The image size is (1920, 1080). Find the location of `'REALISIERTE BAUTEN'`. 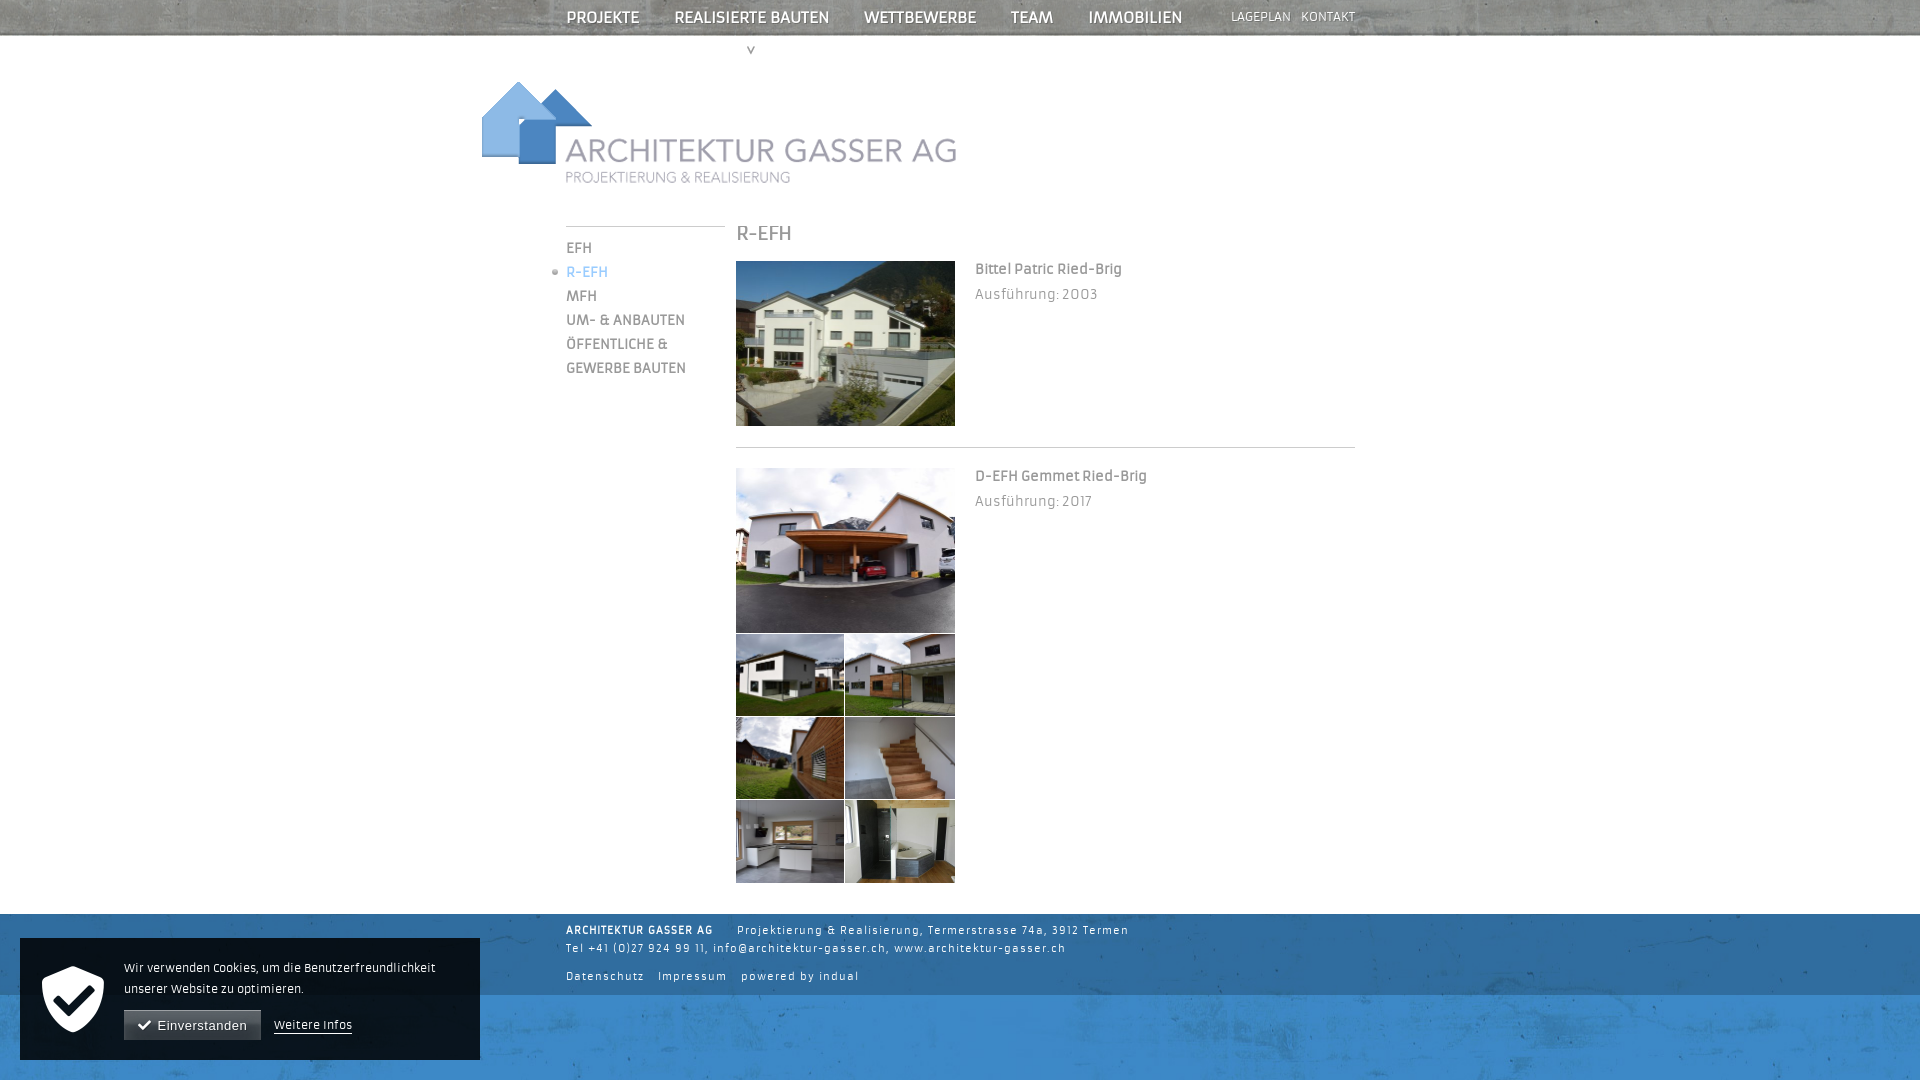

'REALISIERTE BAUTEN' is located at coordinates (750, 17).